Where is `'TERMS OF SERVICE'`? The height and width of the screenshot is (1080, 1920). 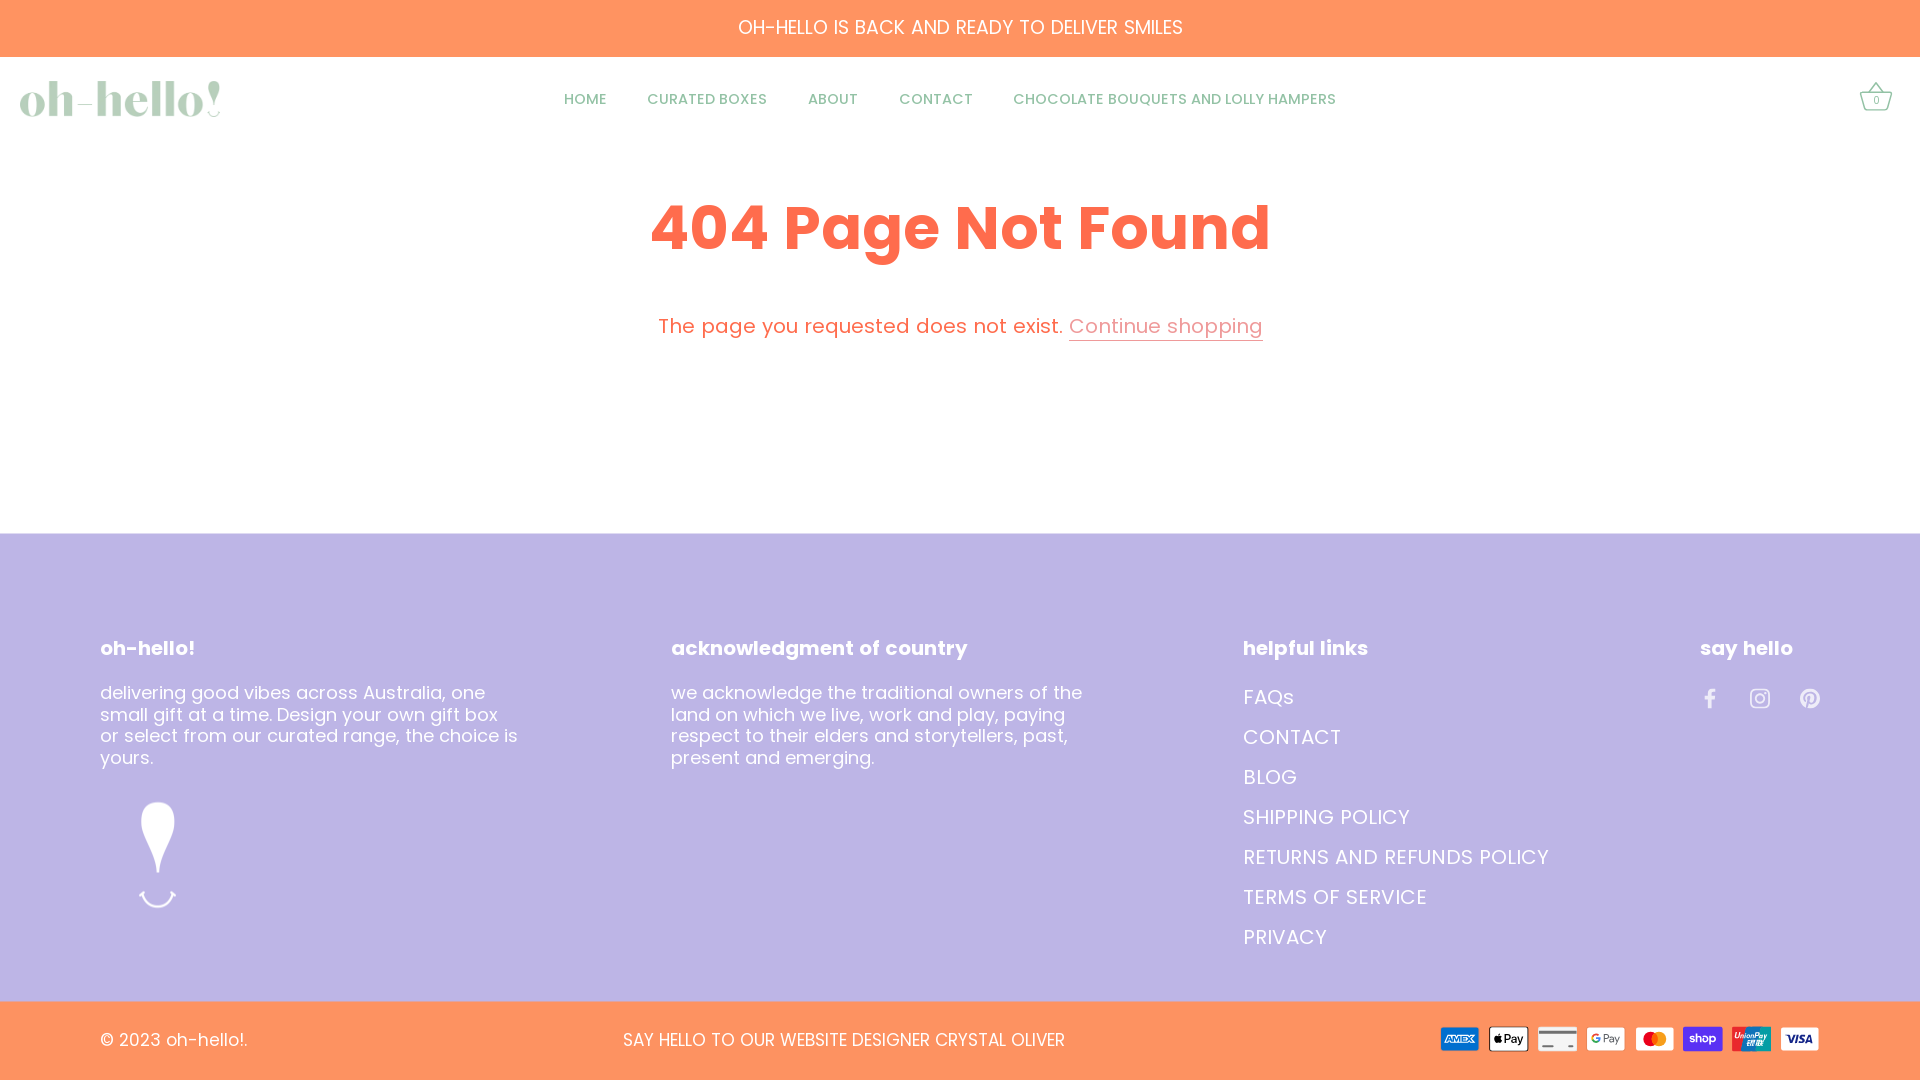
'TERMS OF SERVICE' is located at coordinates (1334, 894).